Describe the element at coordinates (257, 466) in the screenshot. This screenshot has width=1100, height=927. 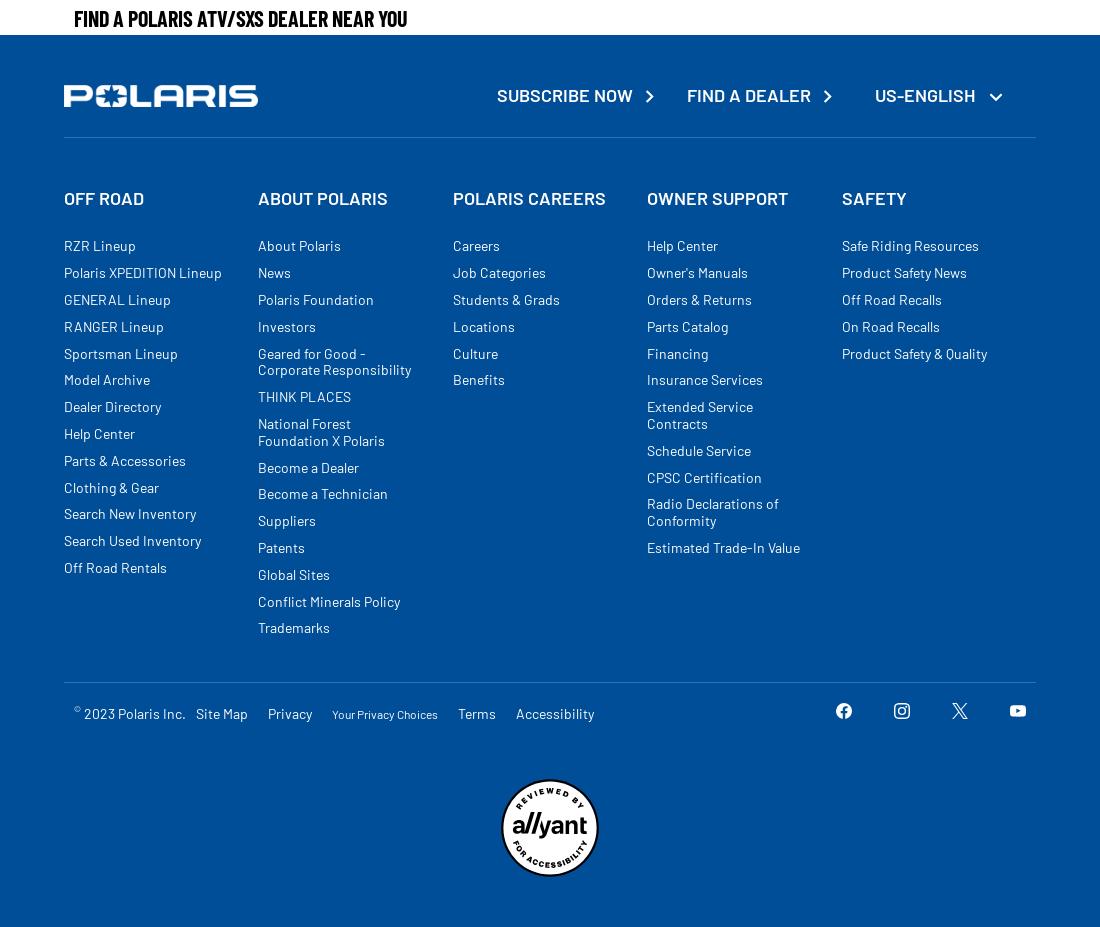
I see `'Become a Dealer'` at that location.